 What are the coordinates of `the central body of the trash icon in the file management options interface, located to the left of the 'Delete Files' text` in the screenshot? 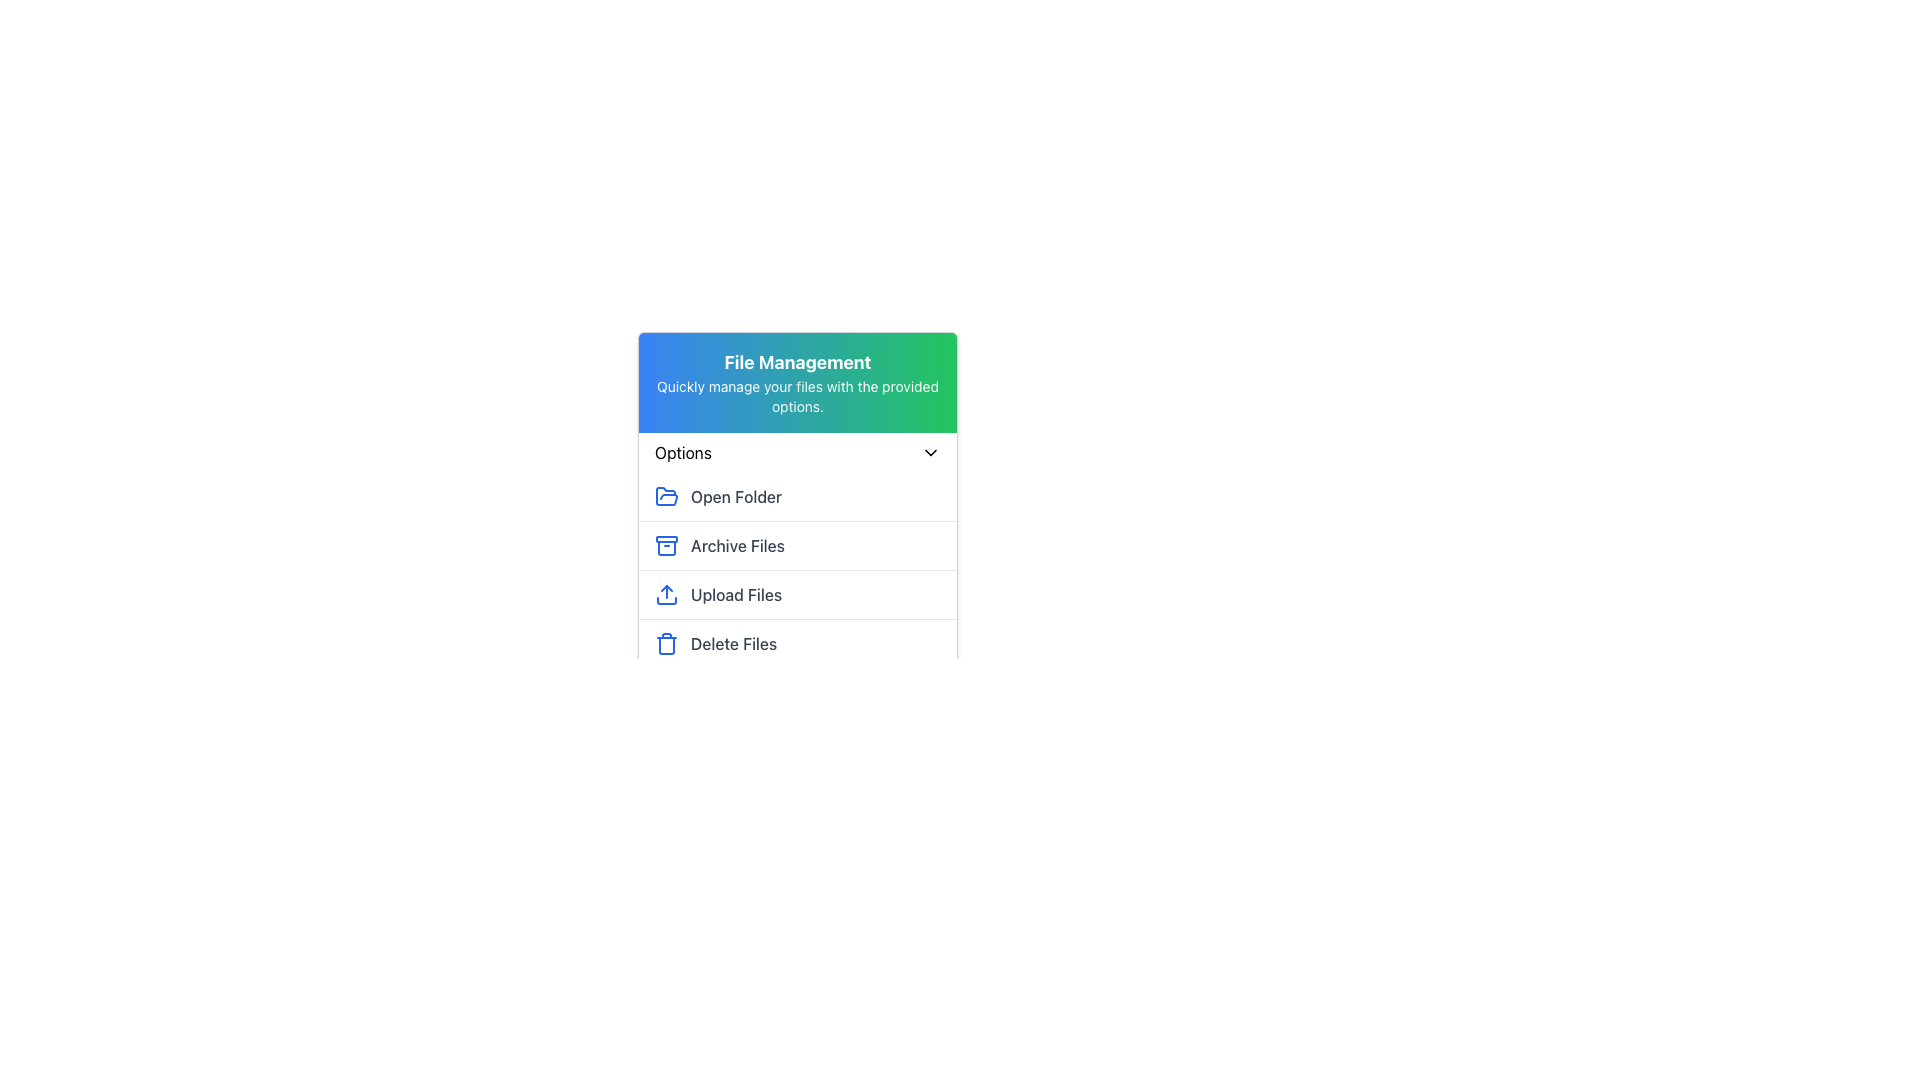 It's located at (667, 645).